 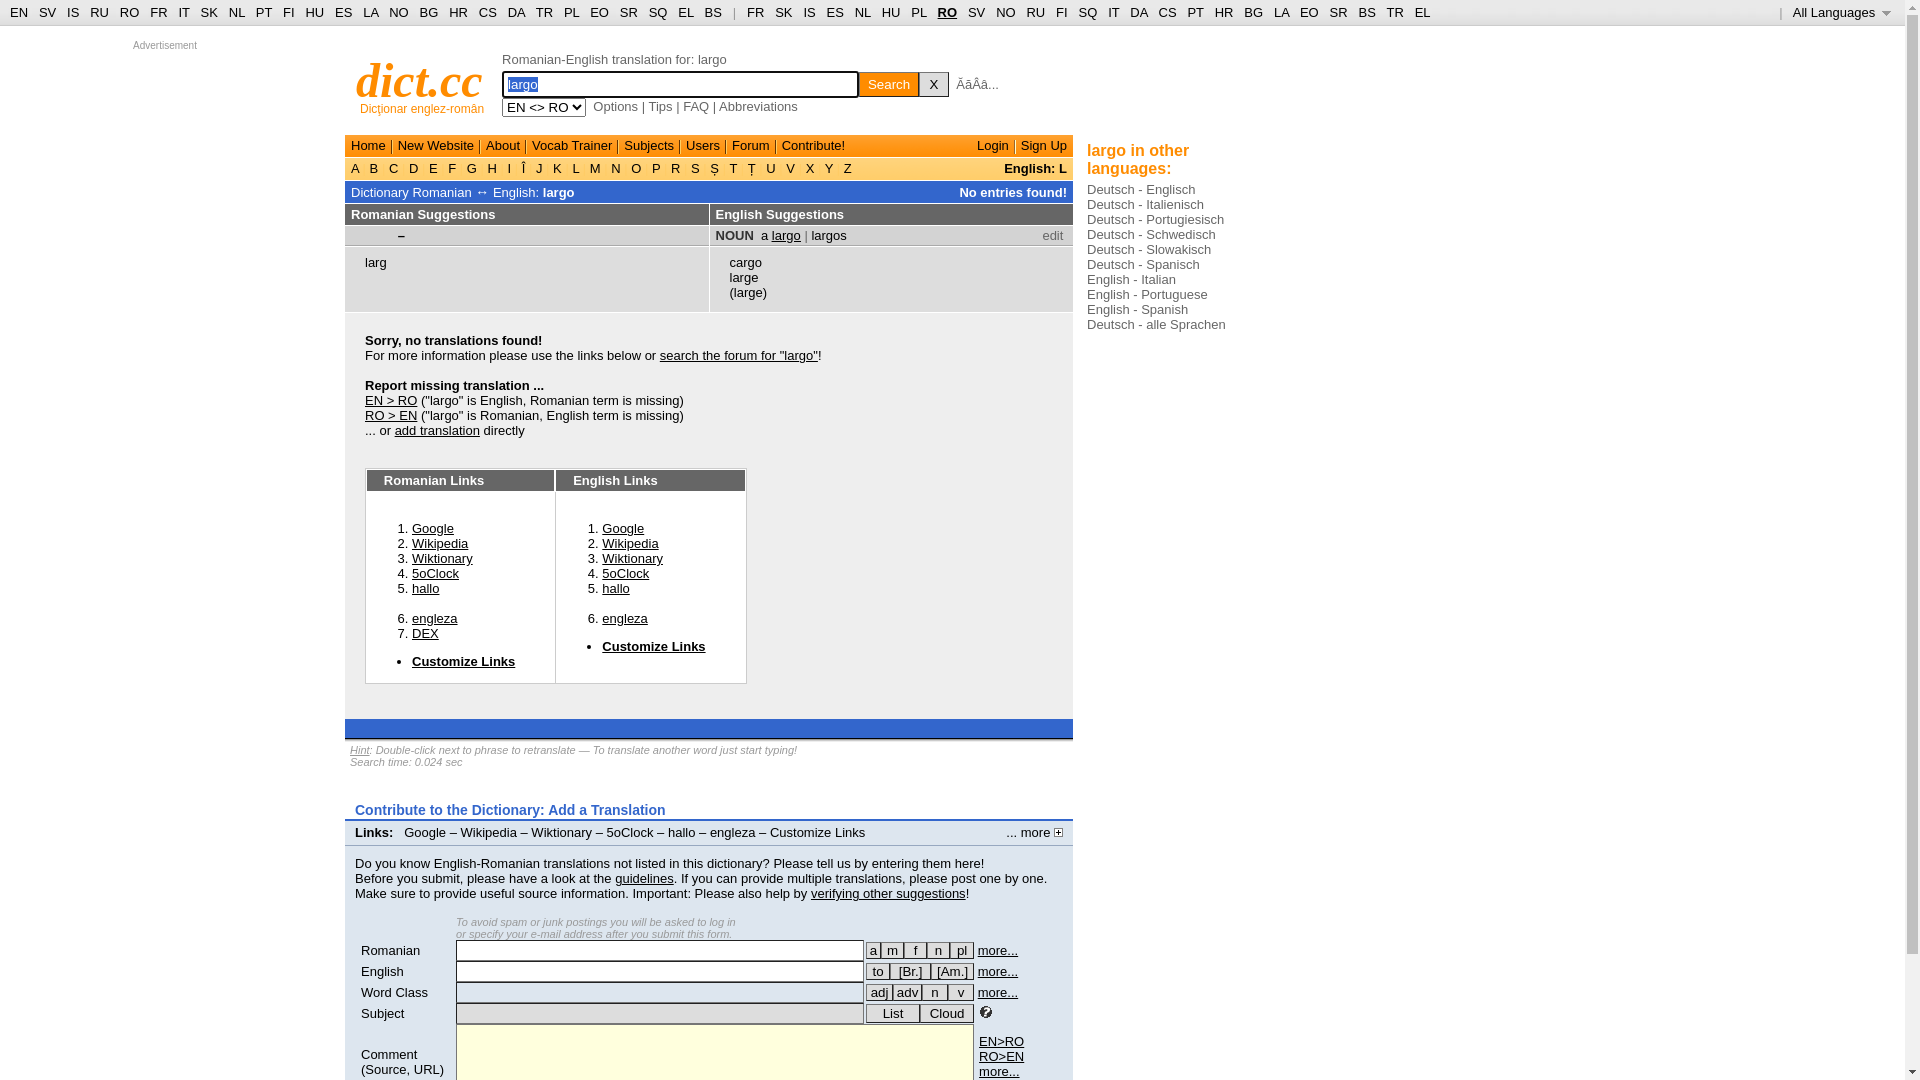 What do you see at coordinates (681, 832) in the screenshot?
I see `'hallo'` at bounding box center [681, 832].